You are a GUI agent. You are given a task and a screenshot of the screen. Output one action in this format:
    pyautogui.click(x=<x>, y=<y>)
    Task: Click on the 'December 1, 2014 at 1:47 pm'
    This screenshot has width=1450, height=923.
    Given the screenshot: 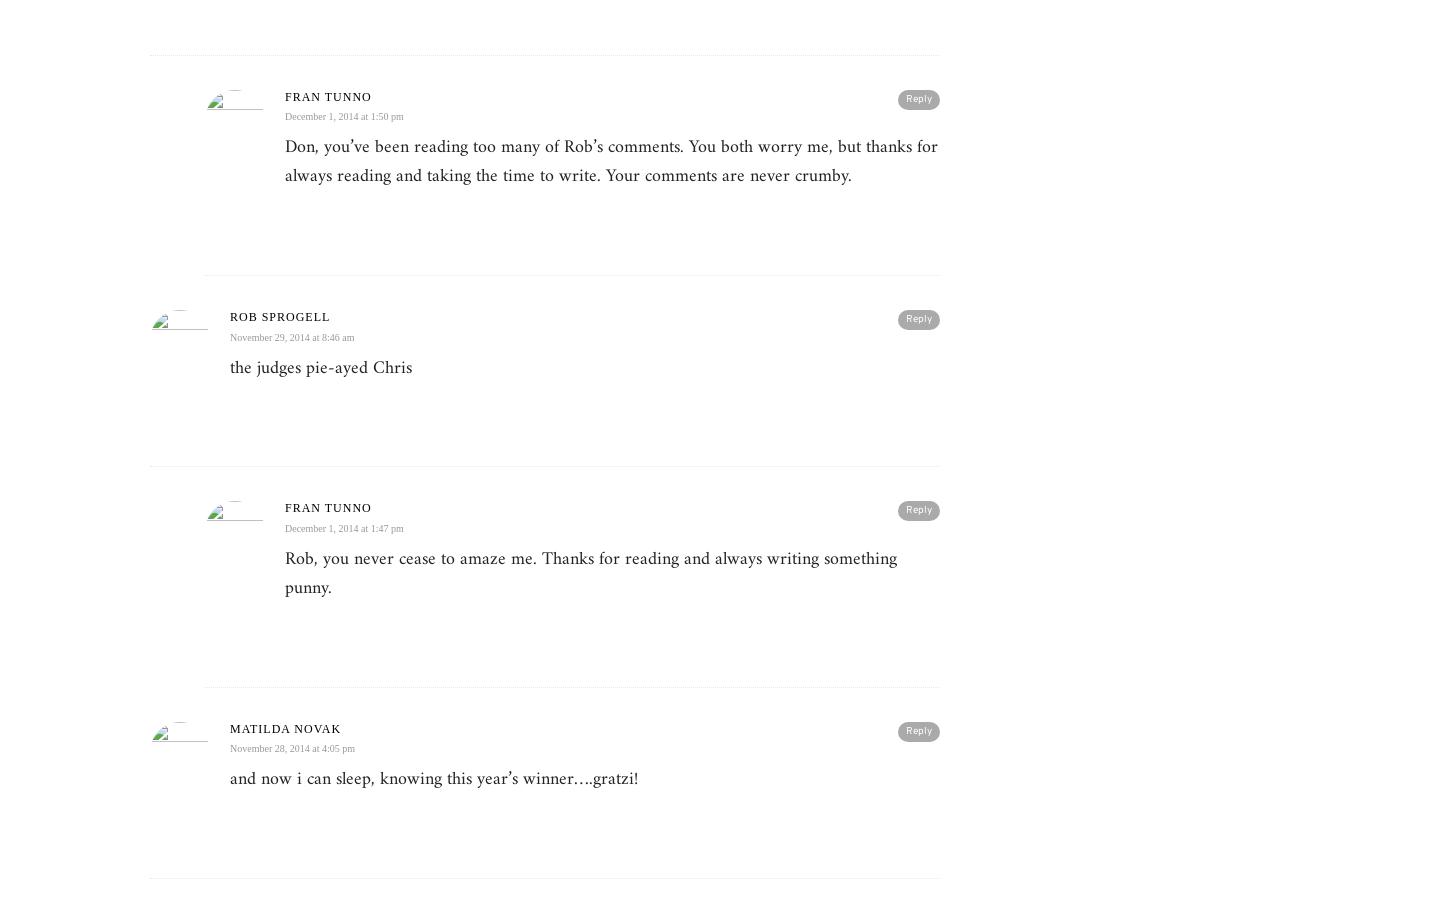 What is the action you would take?
    pyautogui.click(x=285, y=526)
    